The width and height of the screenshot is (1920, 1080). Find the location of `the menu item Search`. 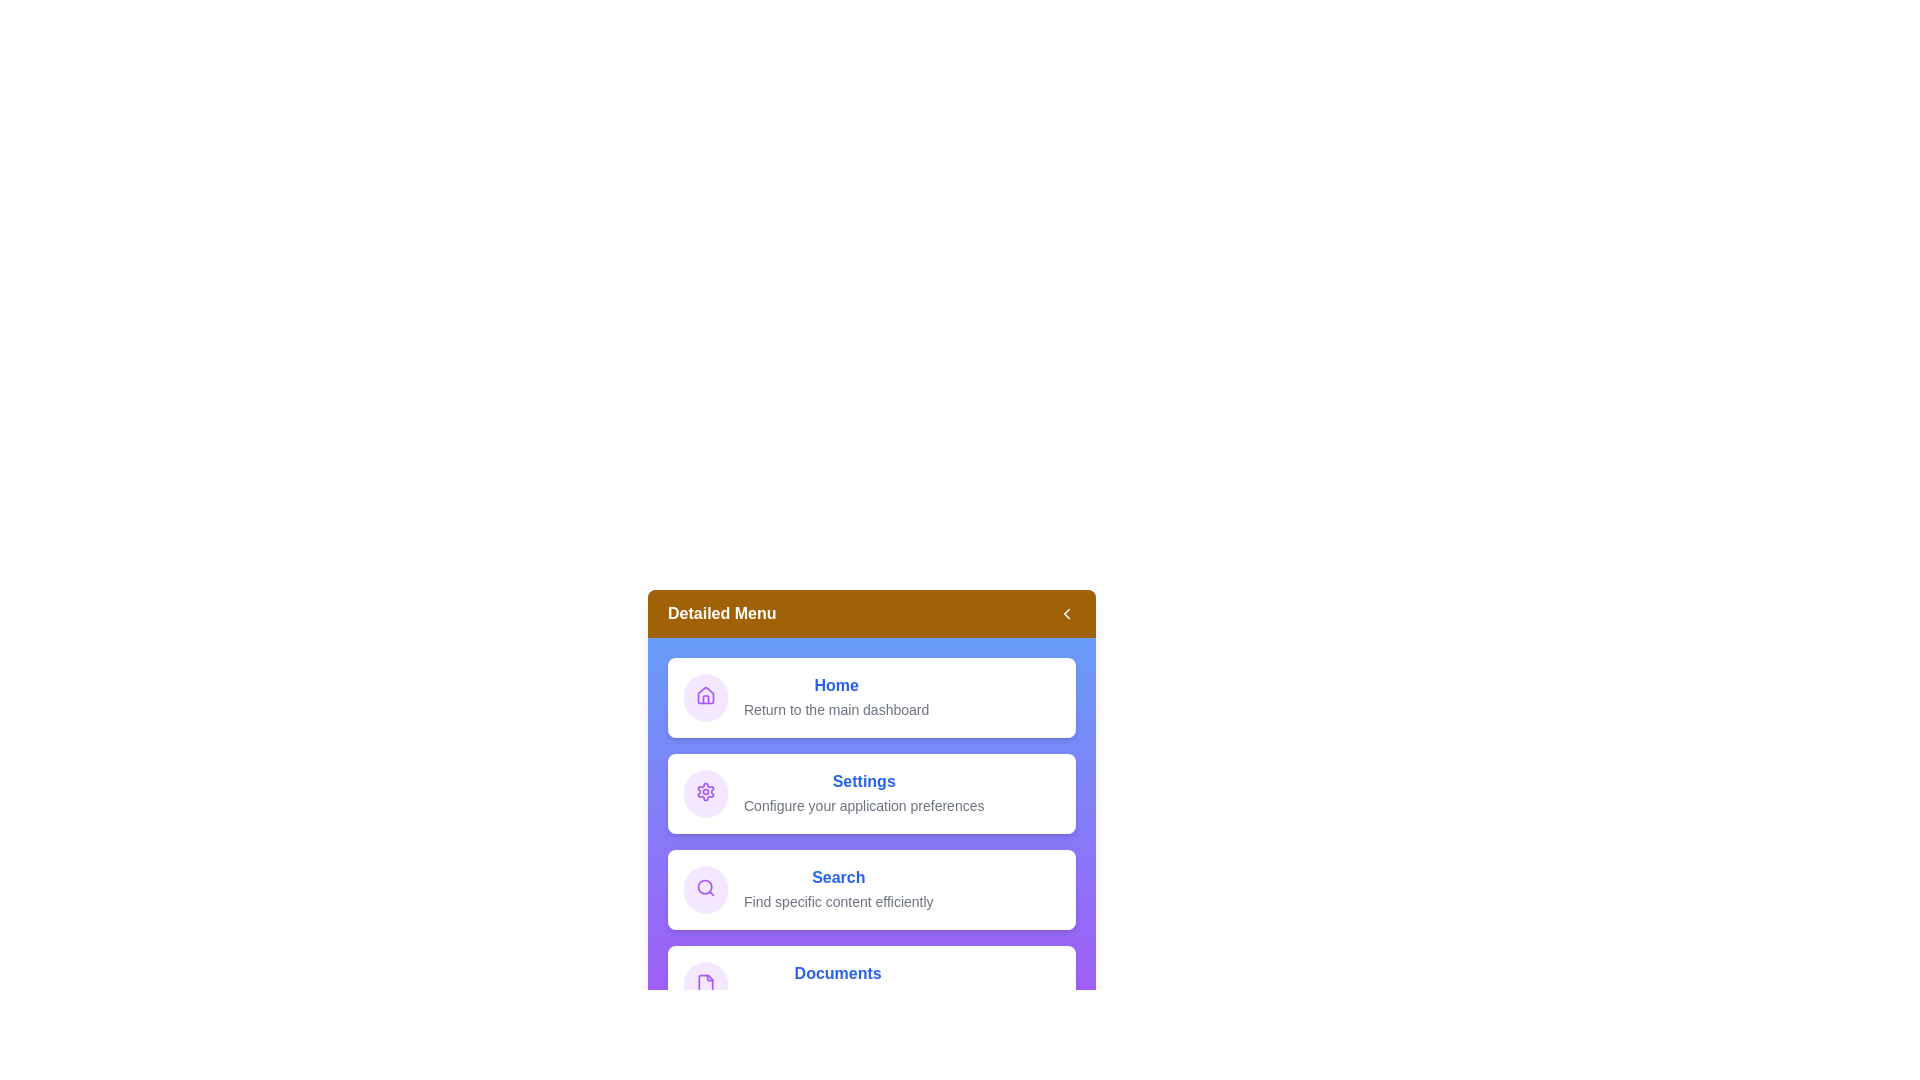

the menu item Search is located at coordinates (872, 889).